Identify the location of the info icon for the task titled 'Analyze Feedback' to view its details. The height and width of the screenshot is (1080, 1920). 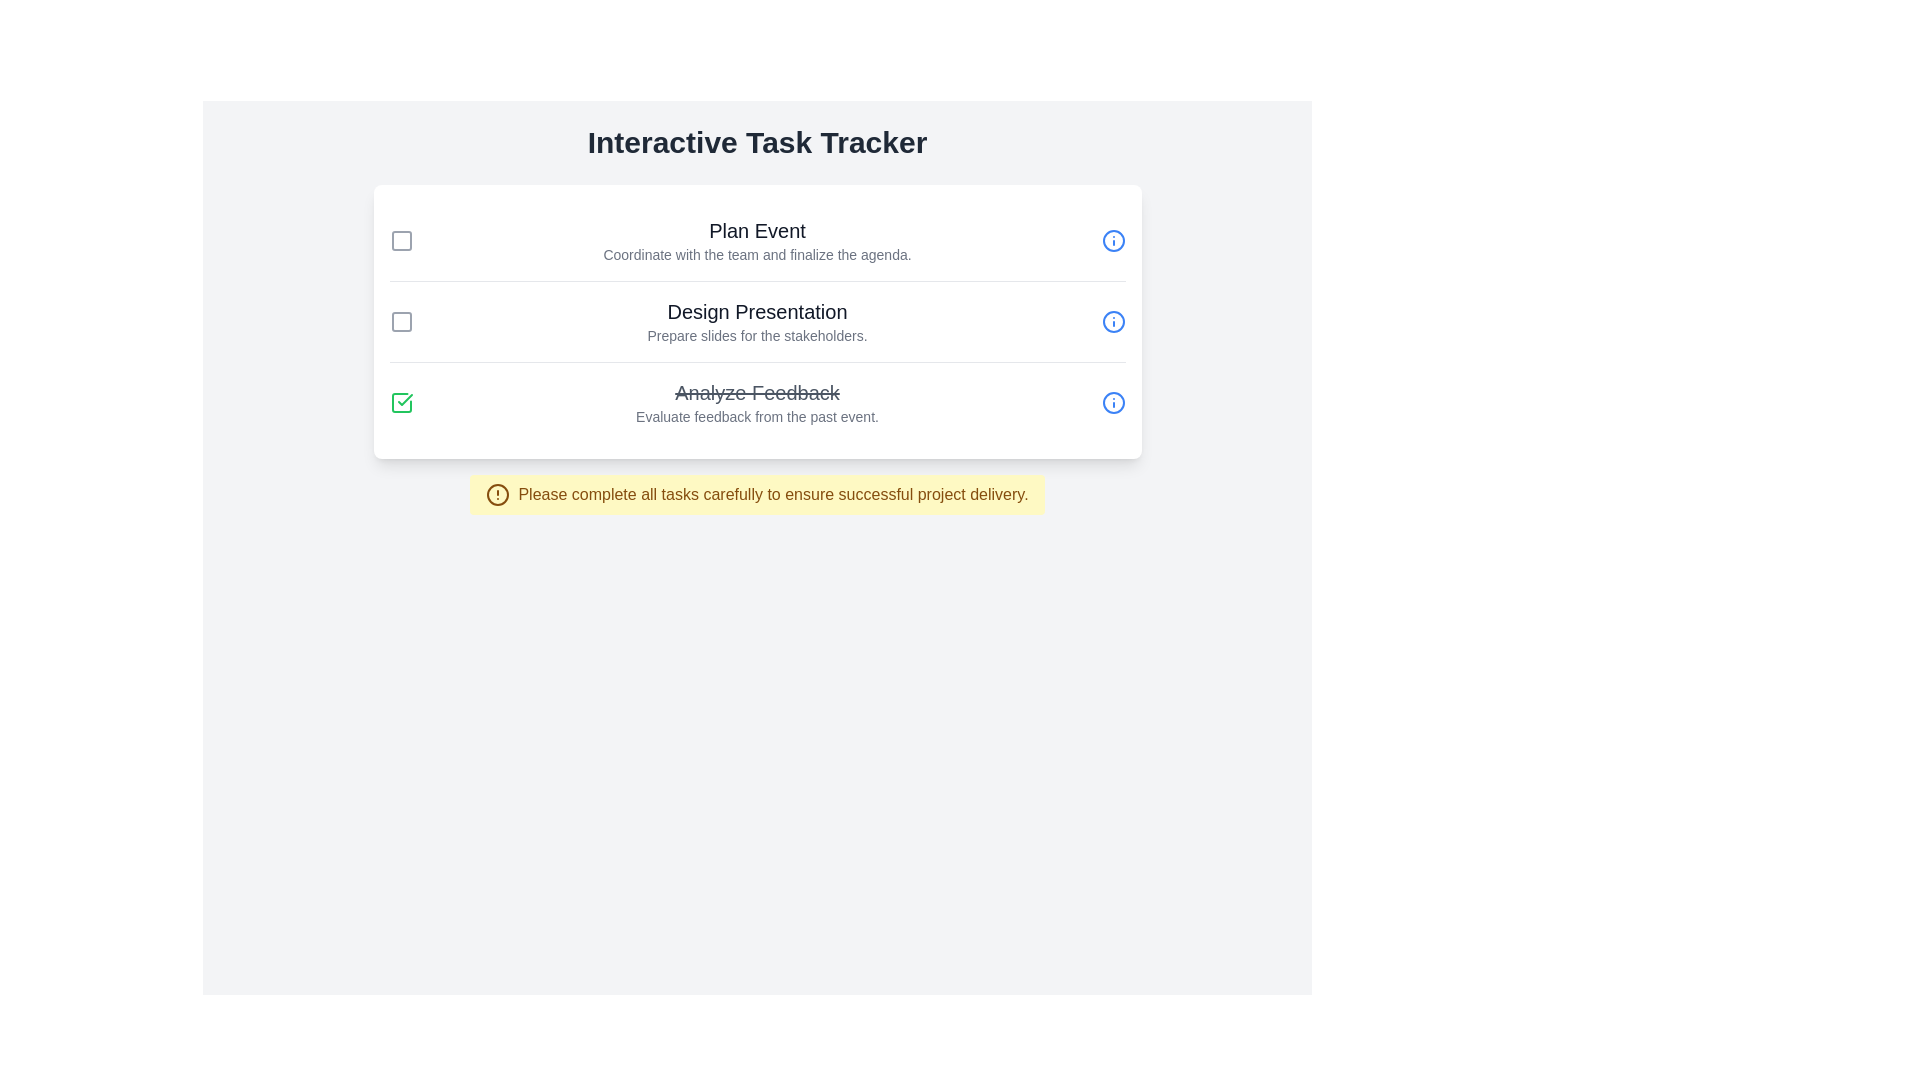
(1112, 402).